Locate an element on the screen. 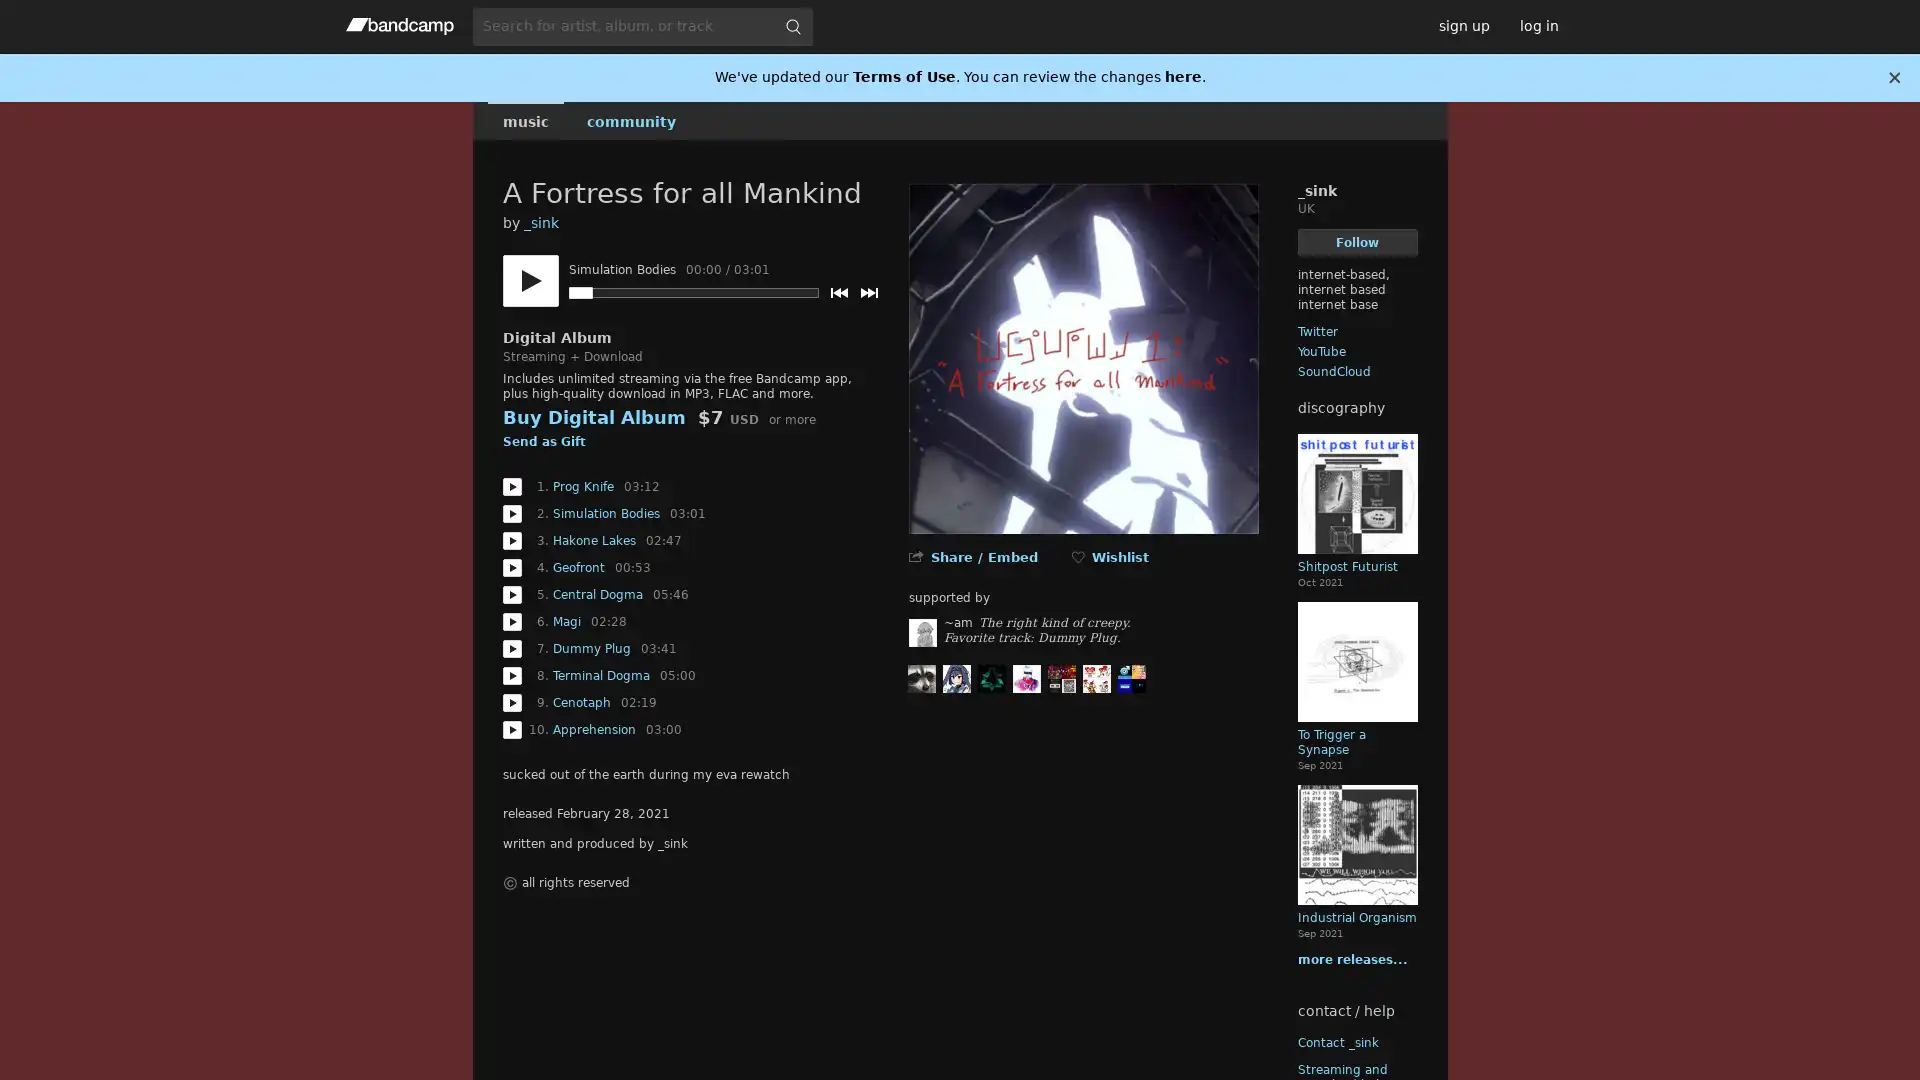  Play Prog Knife is located at coordinates (511, 486).